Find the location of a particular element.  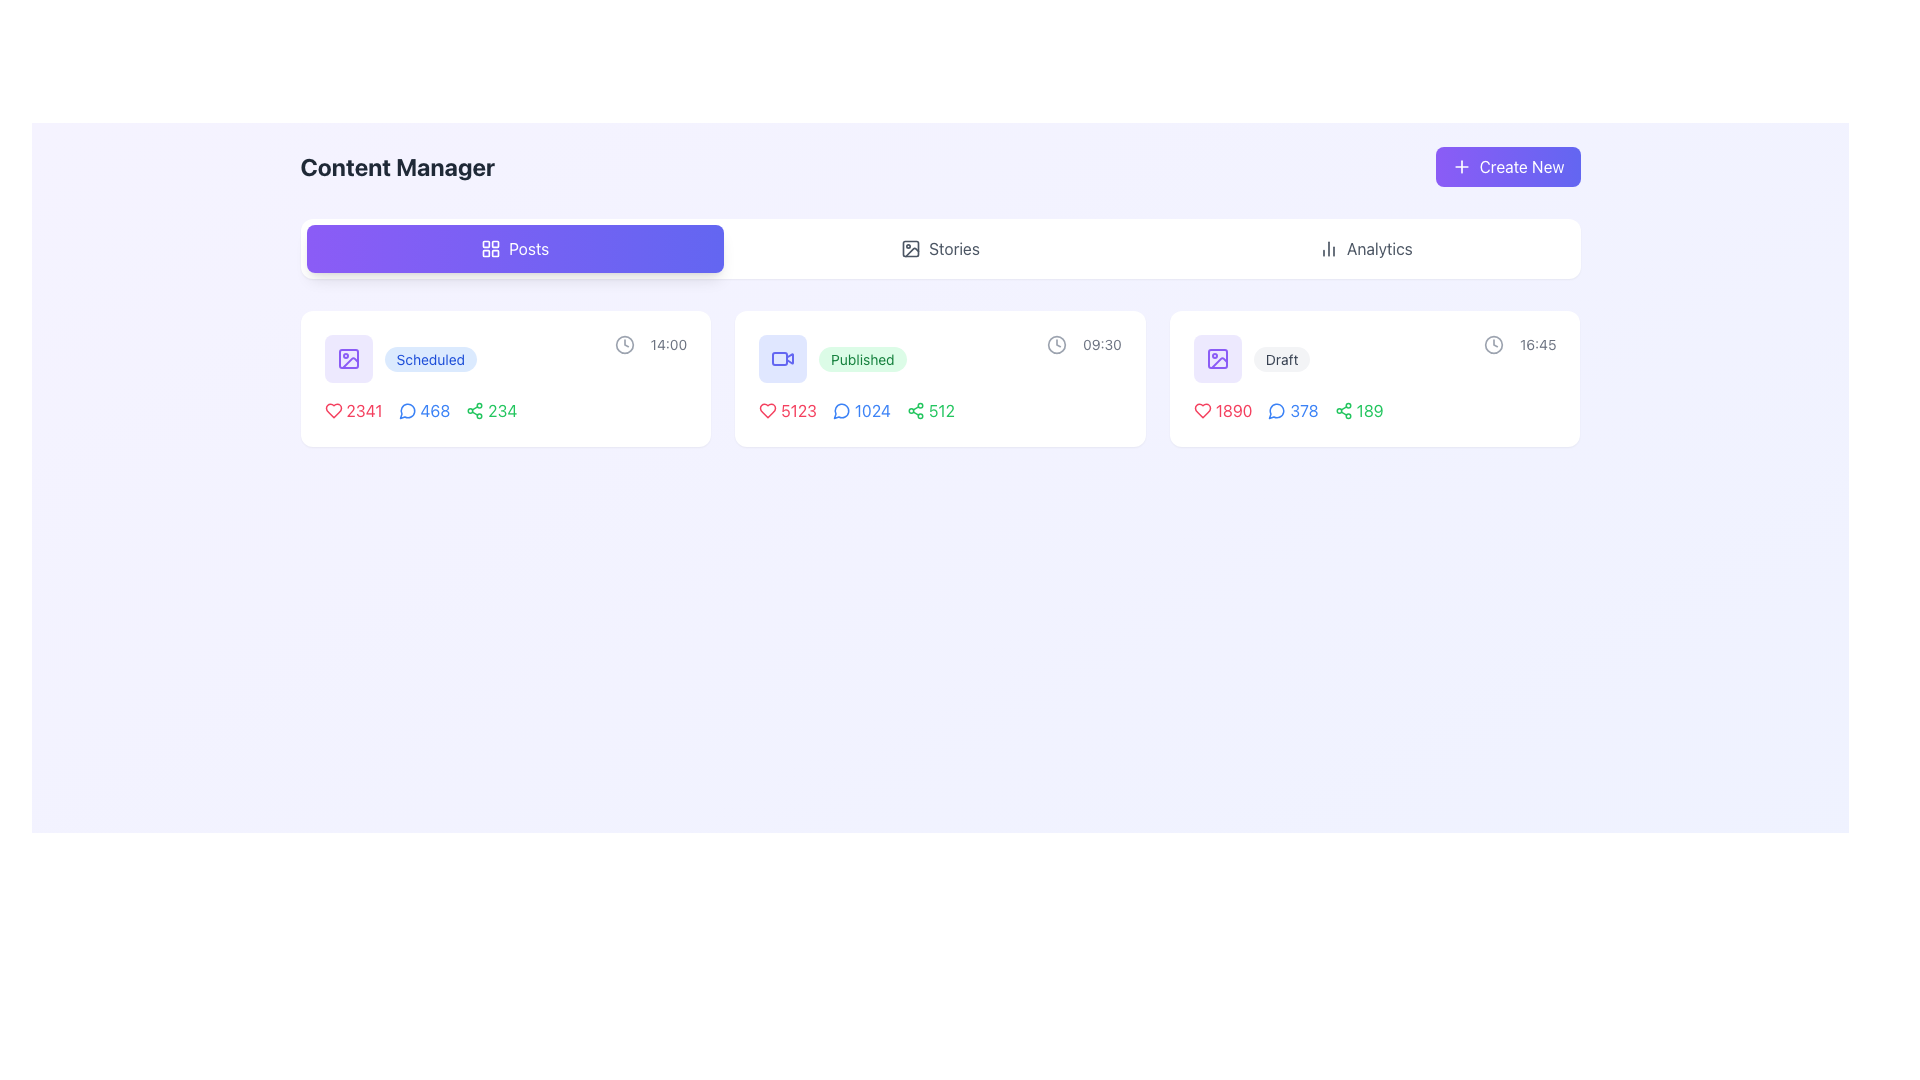

the informational display with a clock icon indicating the timestamp '09:30' in the 'Published' section of the card is located at coordinates (1083, 343).